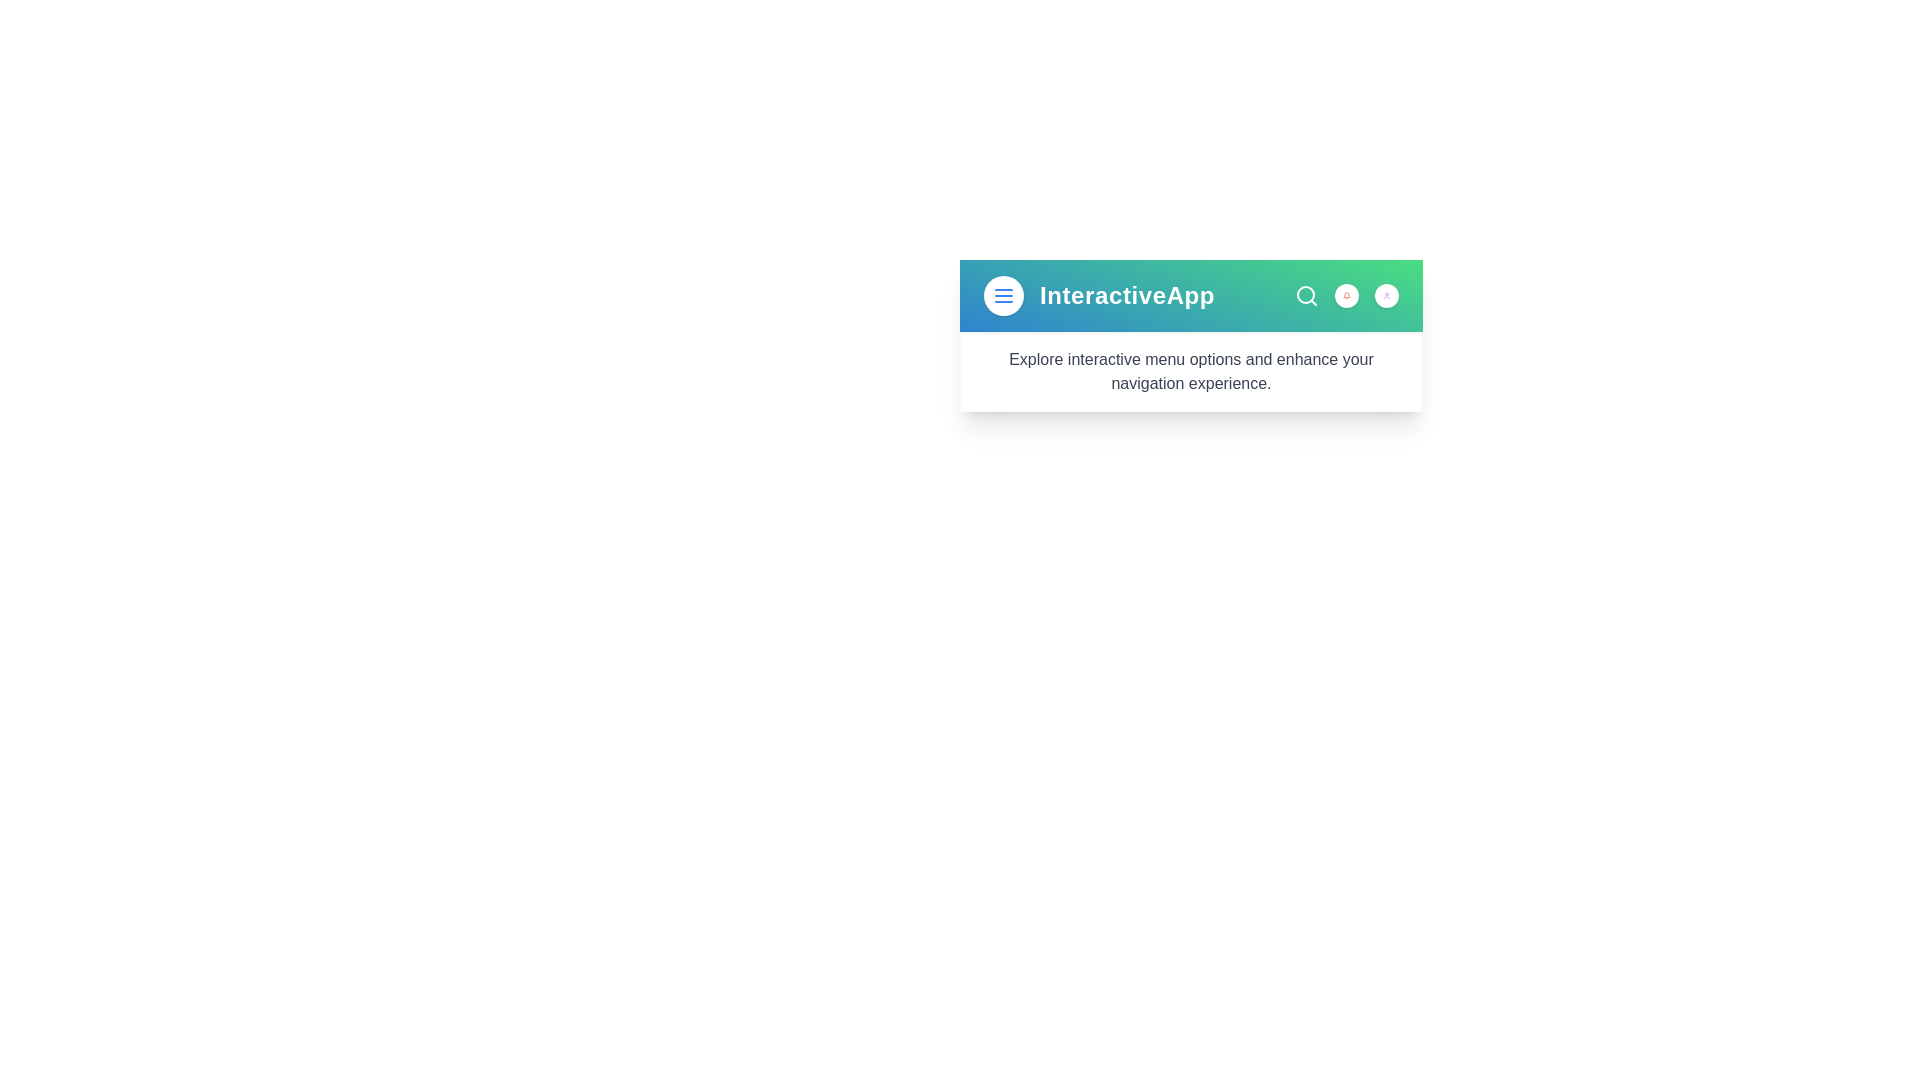 This screenshot has width=1920, height=1080. I want to click on menu button to toggle the menu visibility, so click(1003, 296).